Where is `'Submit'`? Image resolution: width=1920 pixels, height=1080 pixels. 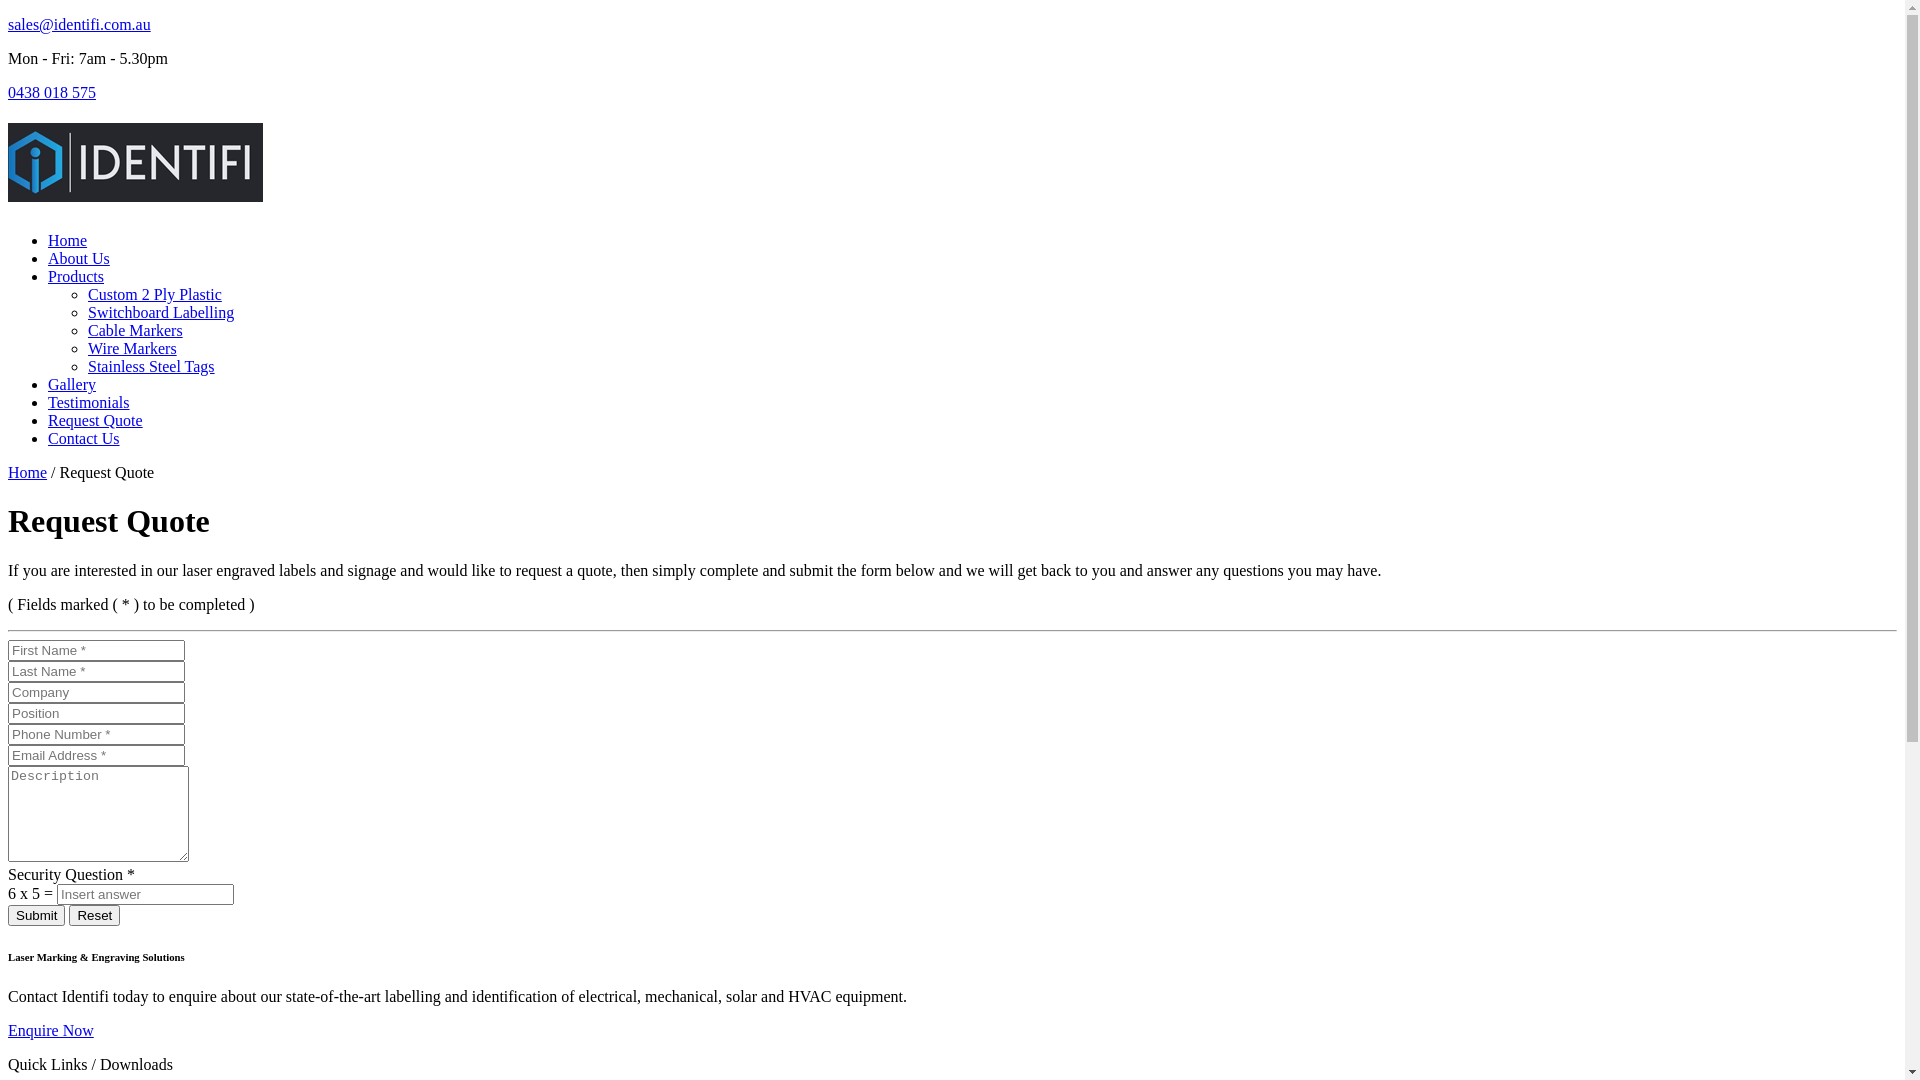
'Submit' is located at coordinates (36, 915).